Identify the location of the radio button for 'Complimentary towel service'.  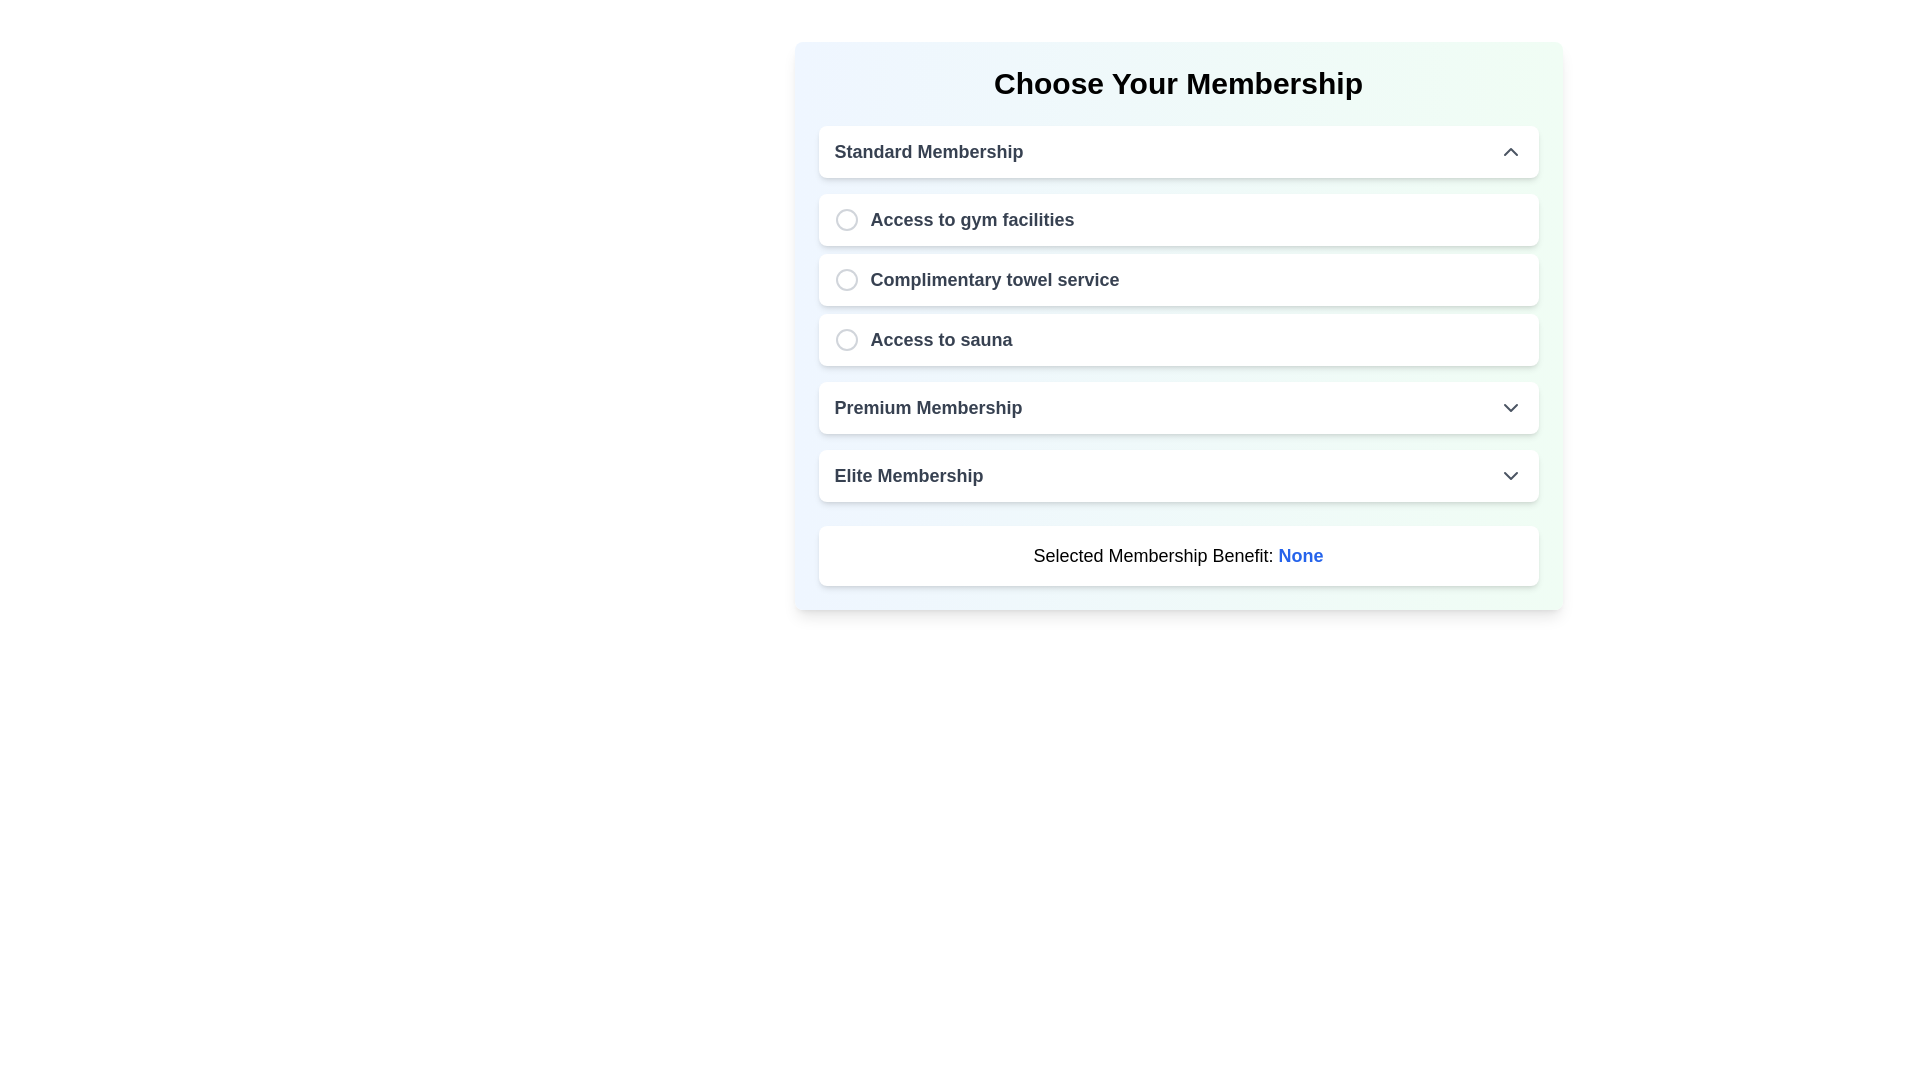
(1178, 280).